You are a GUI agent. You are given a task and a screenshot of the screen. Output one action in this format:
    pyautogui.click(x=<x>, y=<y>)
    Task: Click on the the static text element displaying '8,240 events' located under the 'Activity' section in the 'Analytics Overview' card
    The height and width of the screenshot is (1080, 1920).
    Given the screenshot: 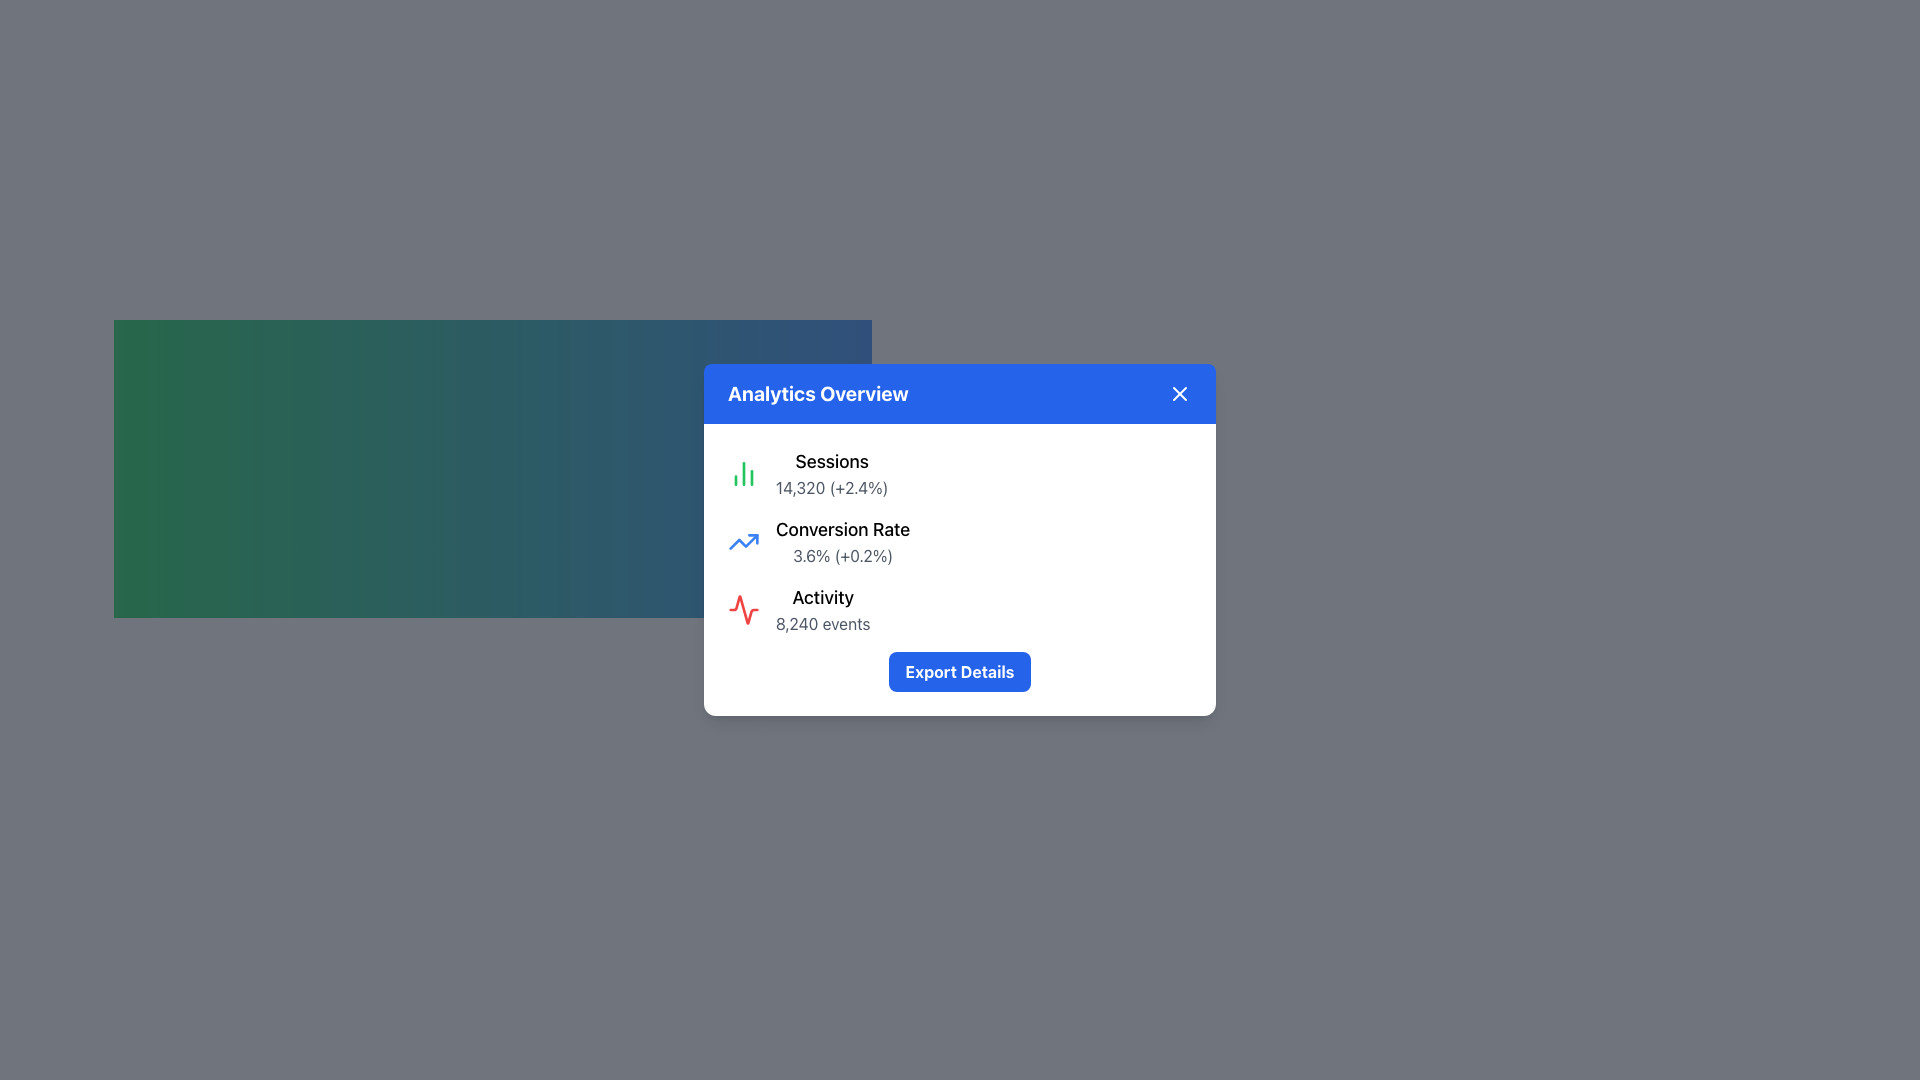 What is the action you would take?
    pyautogui.click(x=823, y=623)
    